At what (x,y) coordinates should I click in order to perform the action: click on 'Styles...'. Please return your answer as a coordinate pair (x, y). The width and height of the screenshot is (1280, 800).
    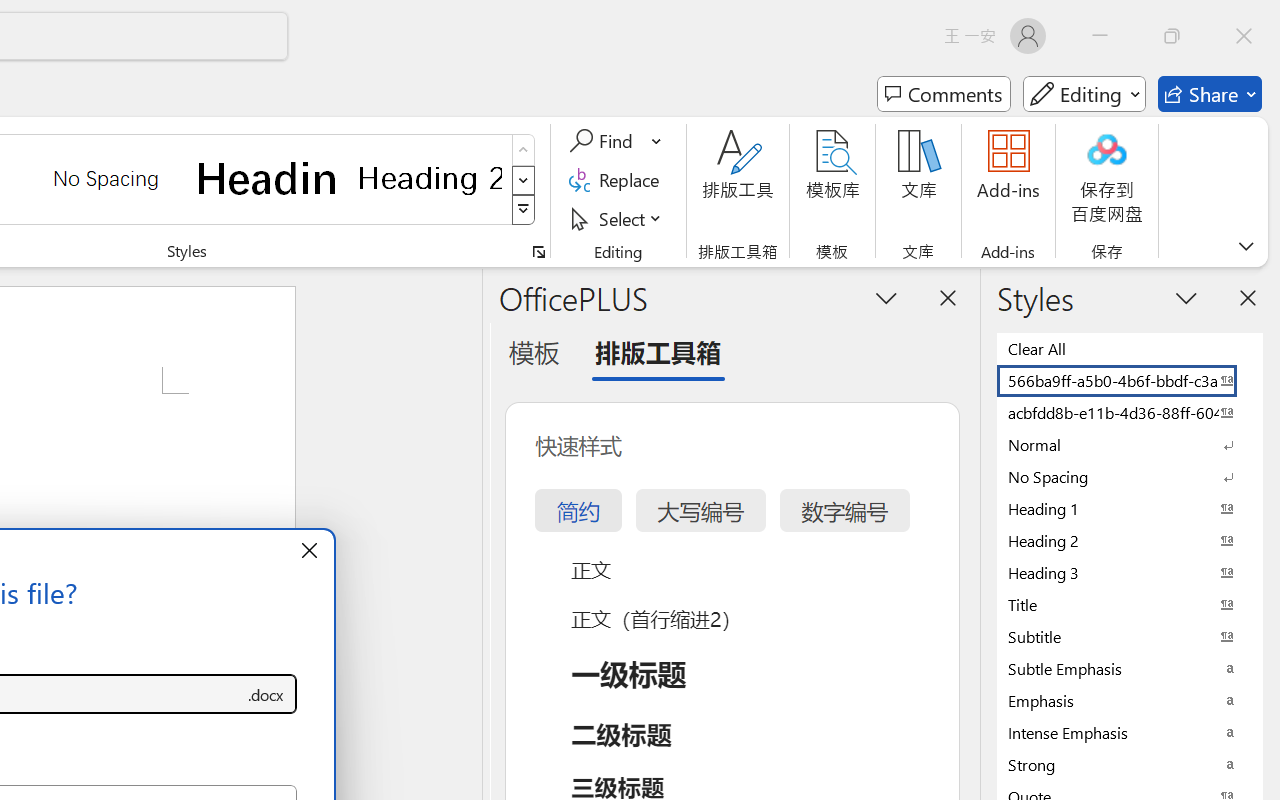
    Looking at the image, I should click on (538, 251).